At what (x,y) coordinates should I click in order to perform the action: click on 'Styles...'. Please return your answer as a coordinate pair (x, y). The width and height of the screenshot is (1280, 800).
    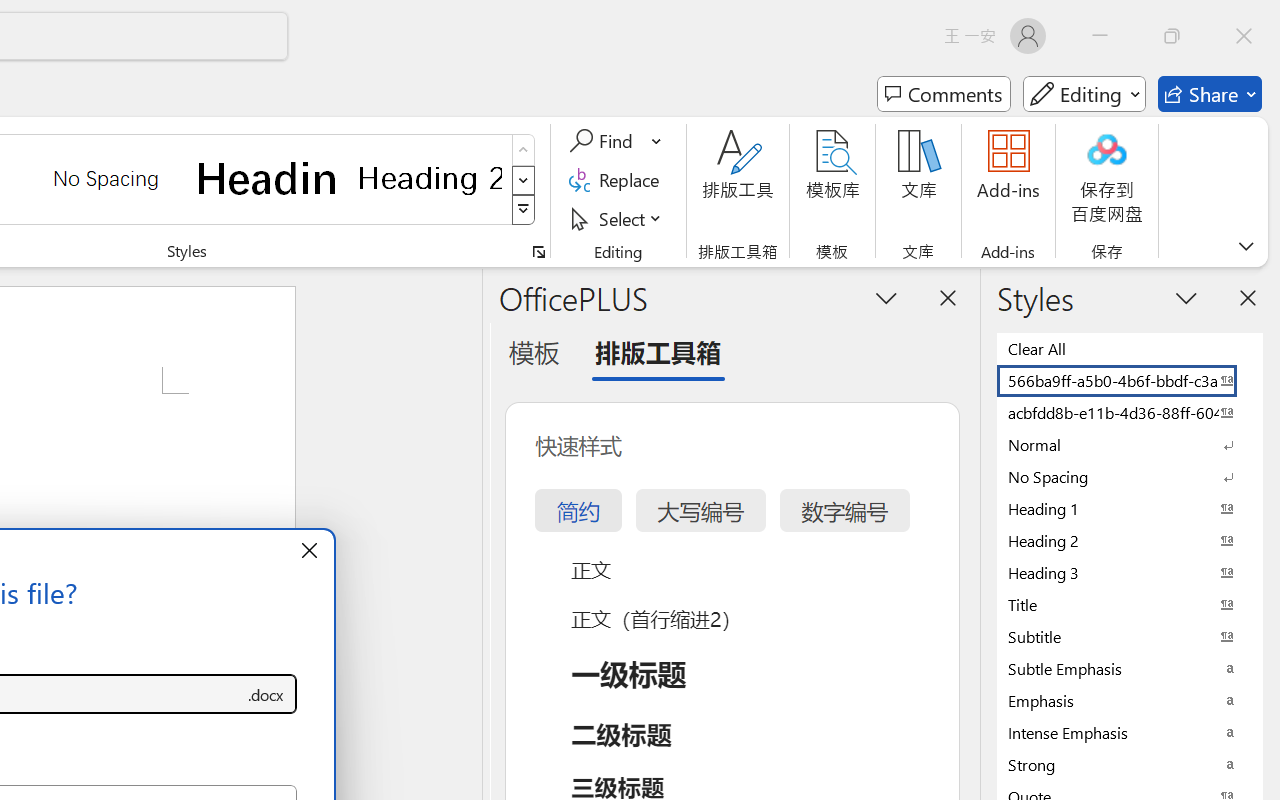
    Looking at the image, I should click on (538, 251).